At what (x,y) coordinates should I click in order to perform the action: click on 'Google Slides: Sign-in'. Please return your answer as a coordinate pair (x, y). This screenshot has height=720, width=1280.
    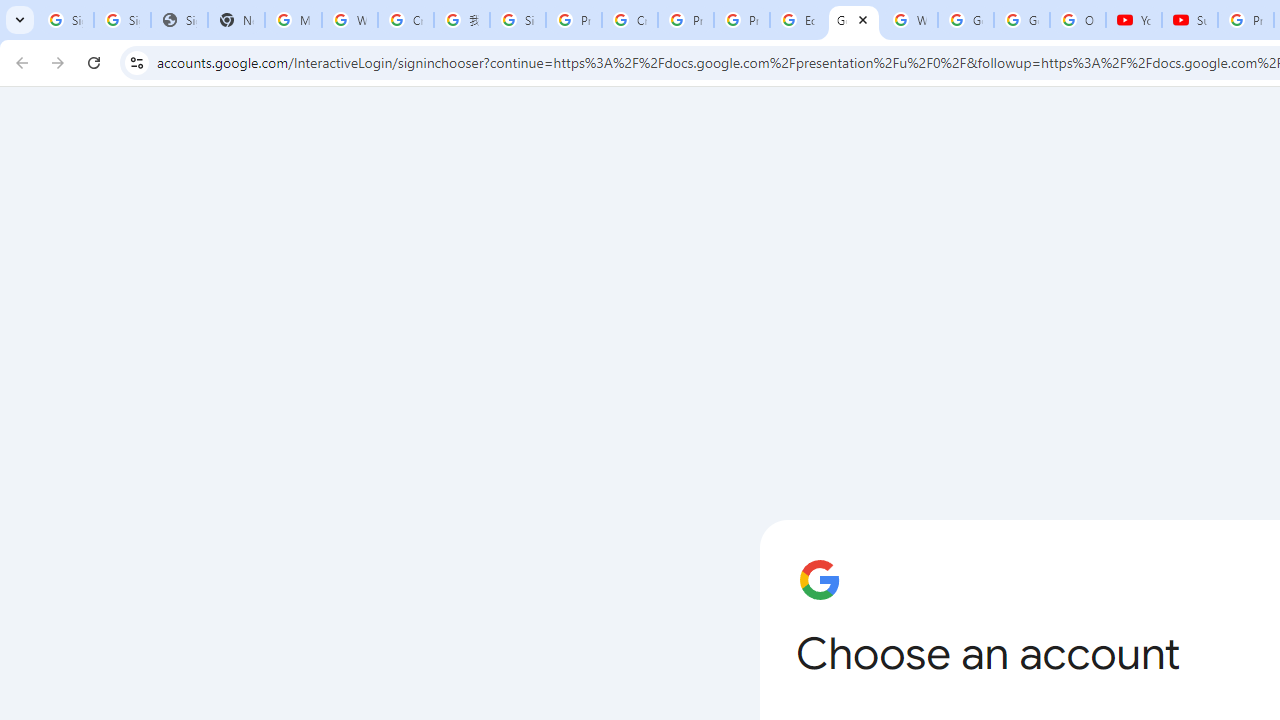
    Looking at the image, I should click on (853, 20).